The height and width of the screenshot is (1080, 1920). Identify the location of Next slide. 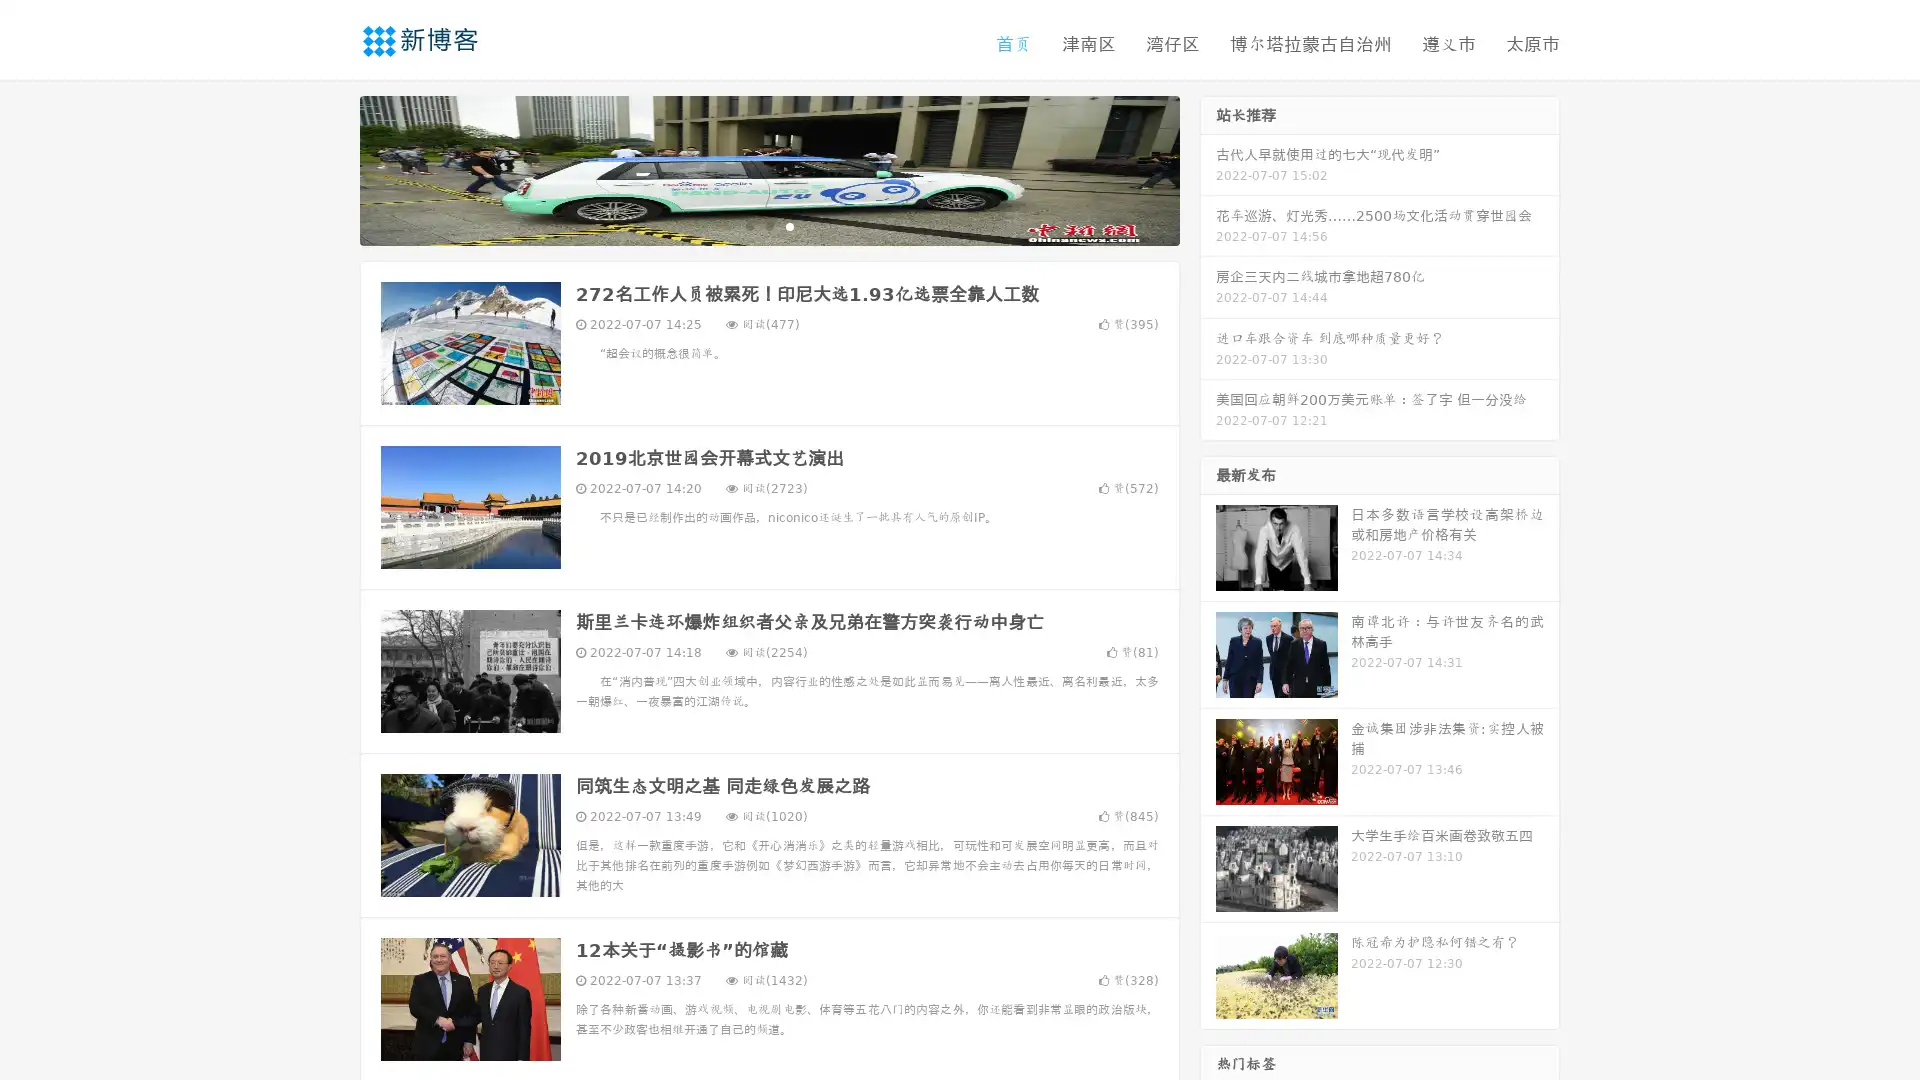
(1208, 168).